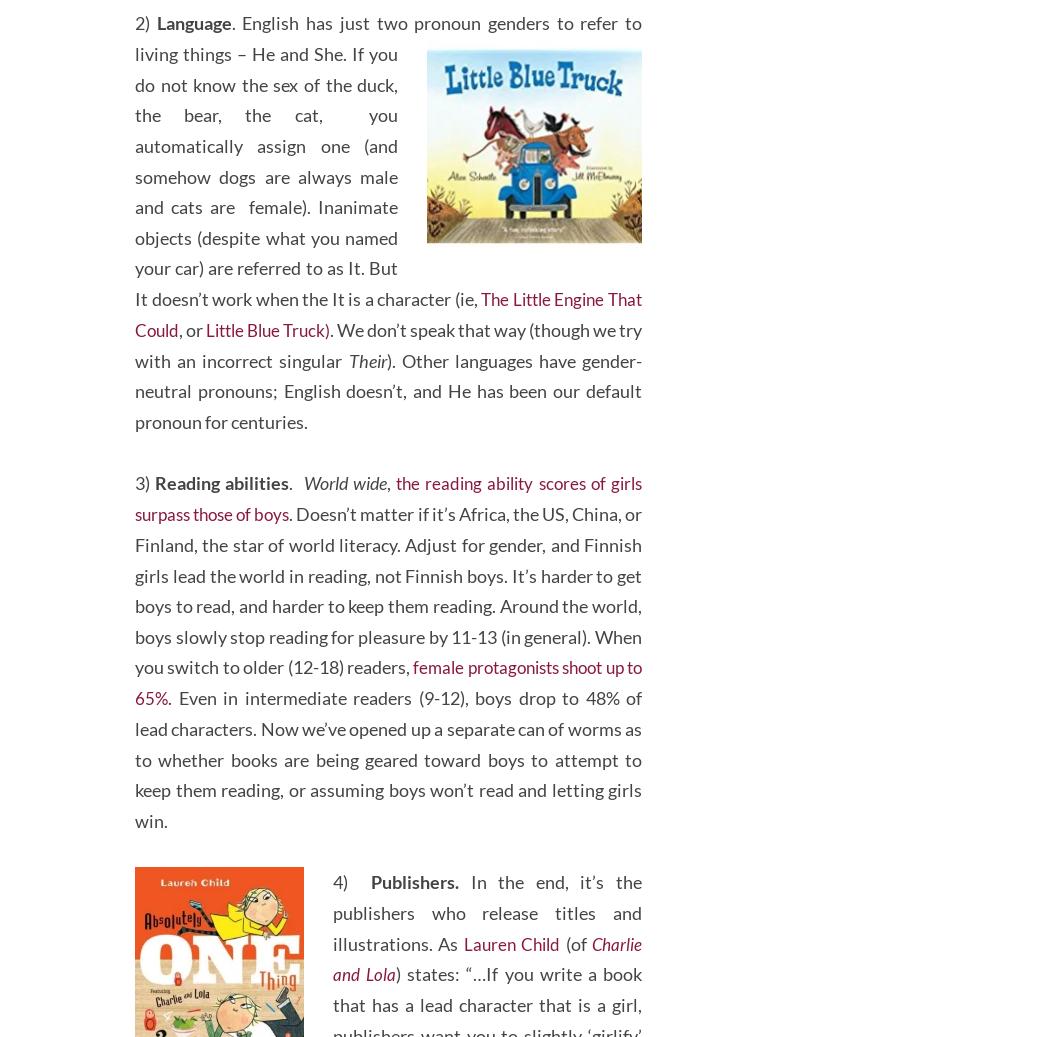  I want to click on 'Publishers.', so click(415, 937).